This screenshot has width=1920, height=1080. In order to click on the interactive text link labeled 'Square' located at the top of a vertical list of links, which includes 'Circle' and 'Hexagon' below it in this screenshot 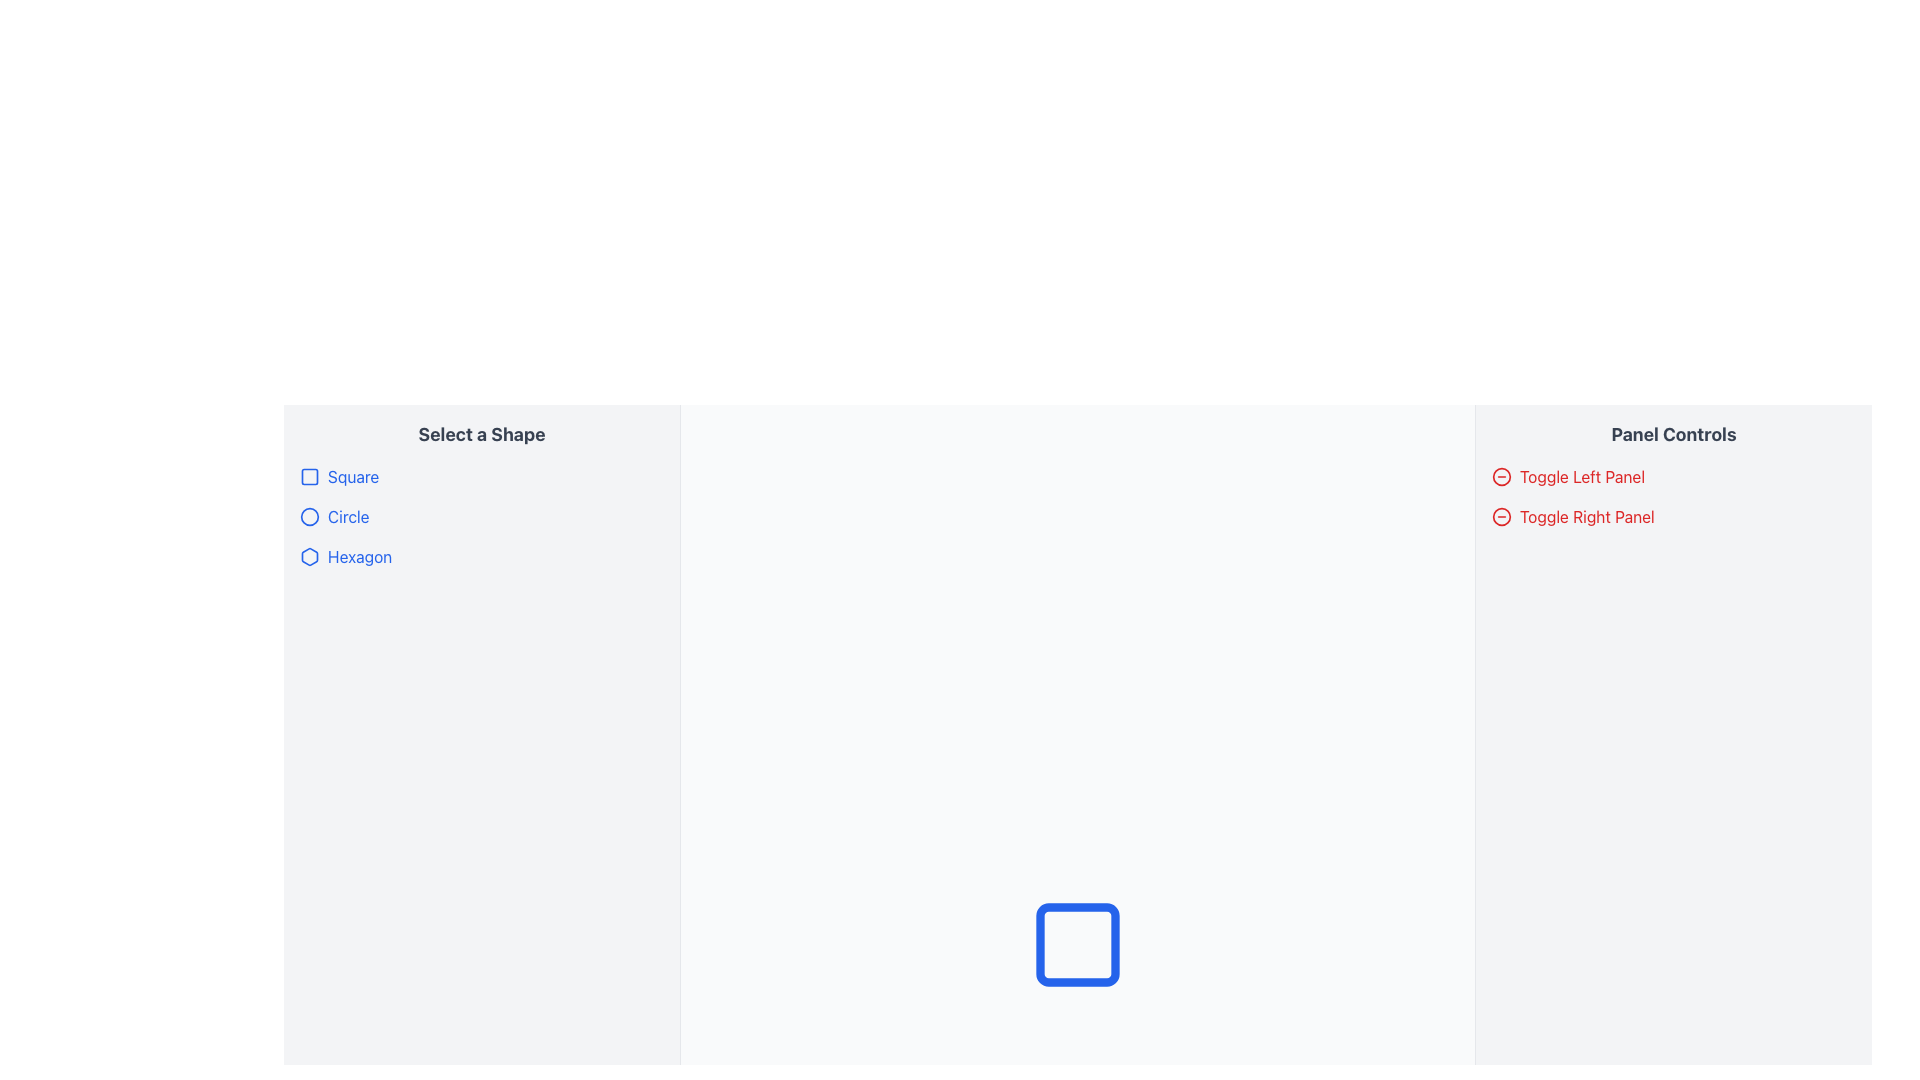, I will do `click(339, 477)`.